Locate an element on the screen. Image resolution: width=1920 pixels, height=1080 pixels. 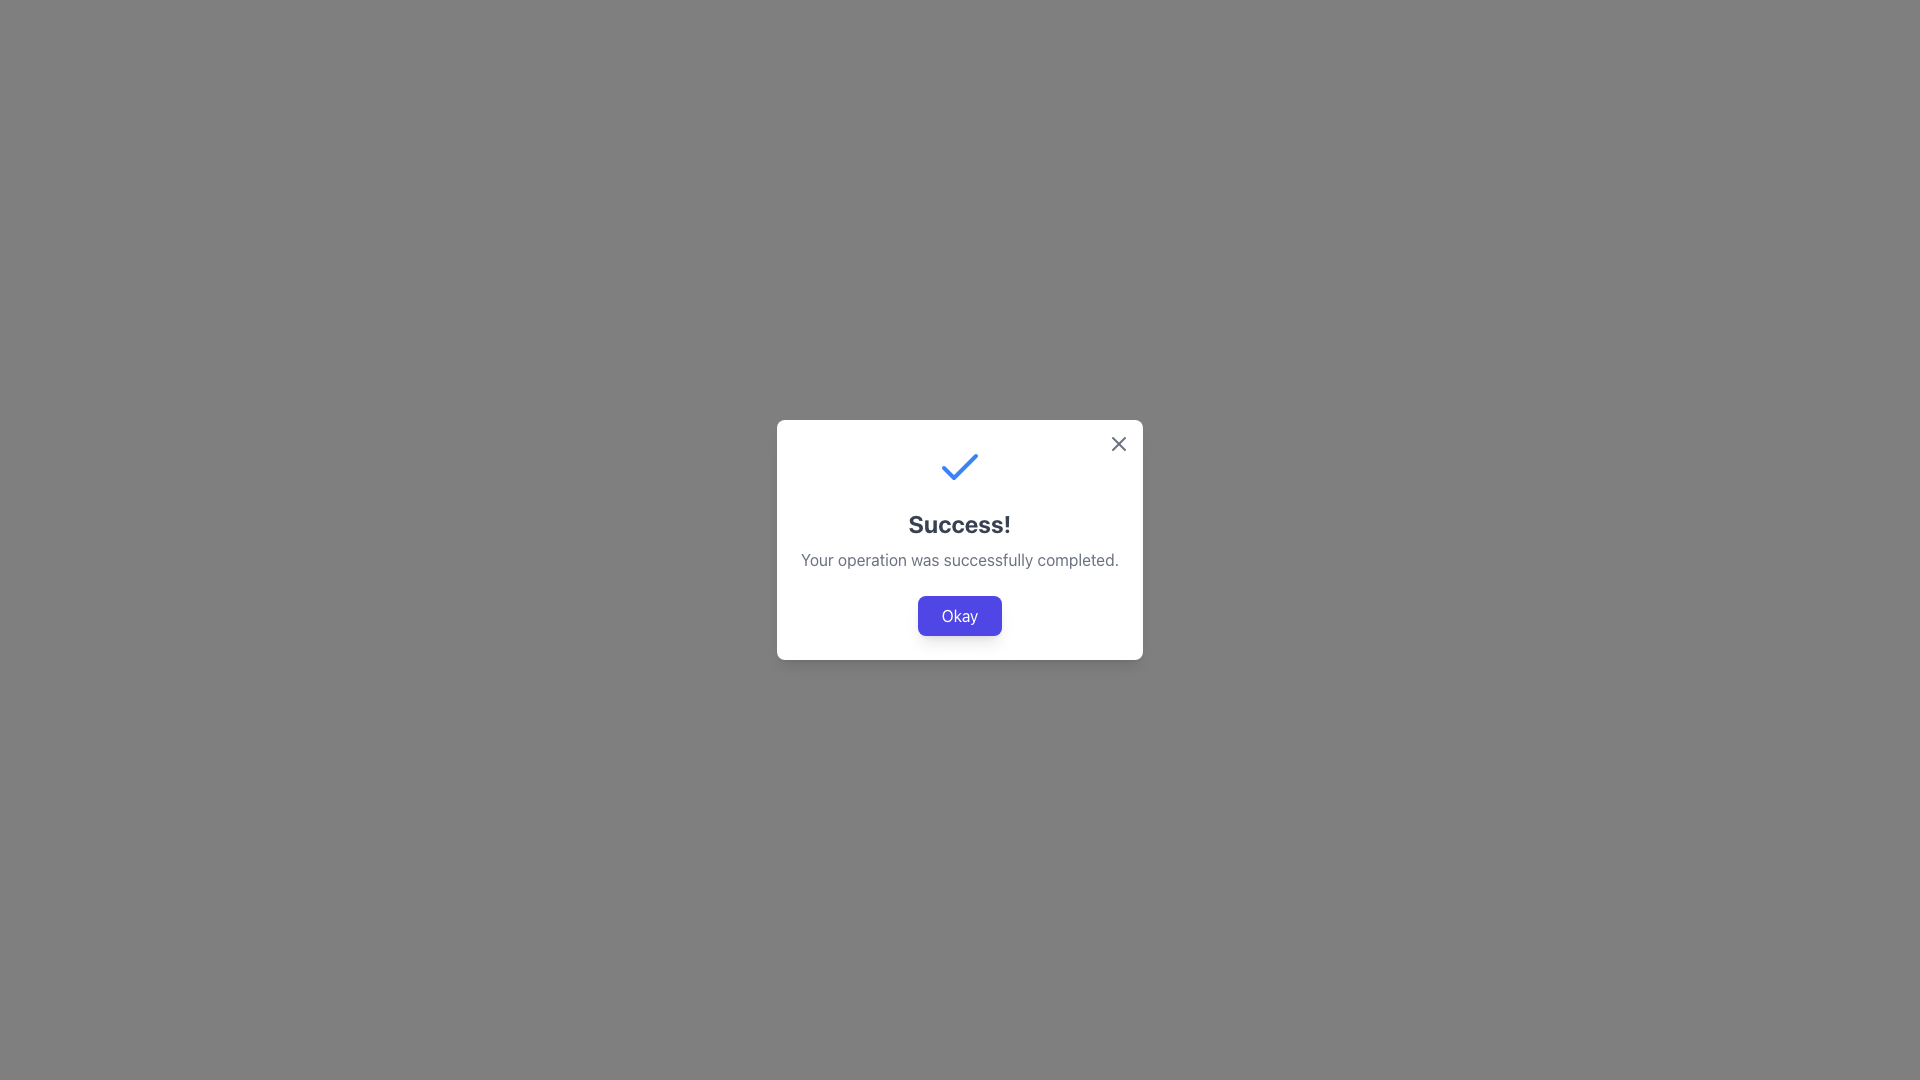
the blue checkmark icon that is prominently displayed above the 'Success!' text in the modal confirmation dialog is located at coordinates (960, 466).